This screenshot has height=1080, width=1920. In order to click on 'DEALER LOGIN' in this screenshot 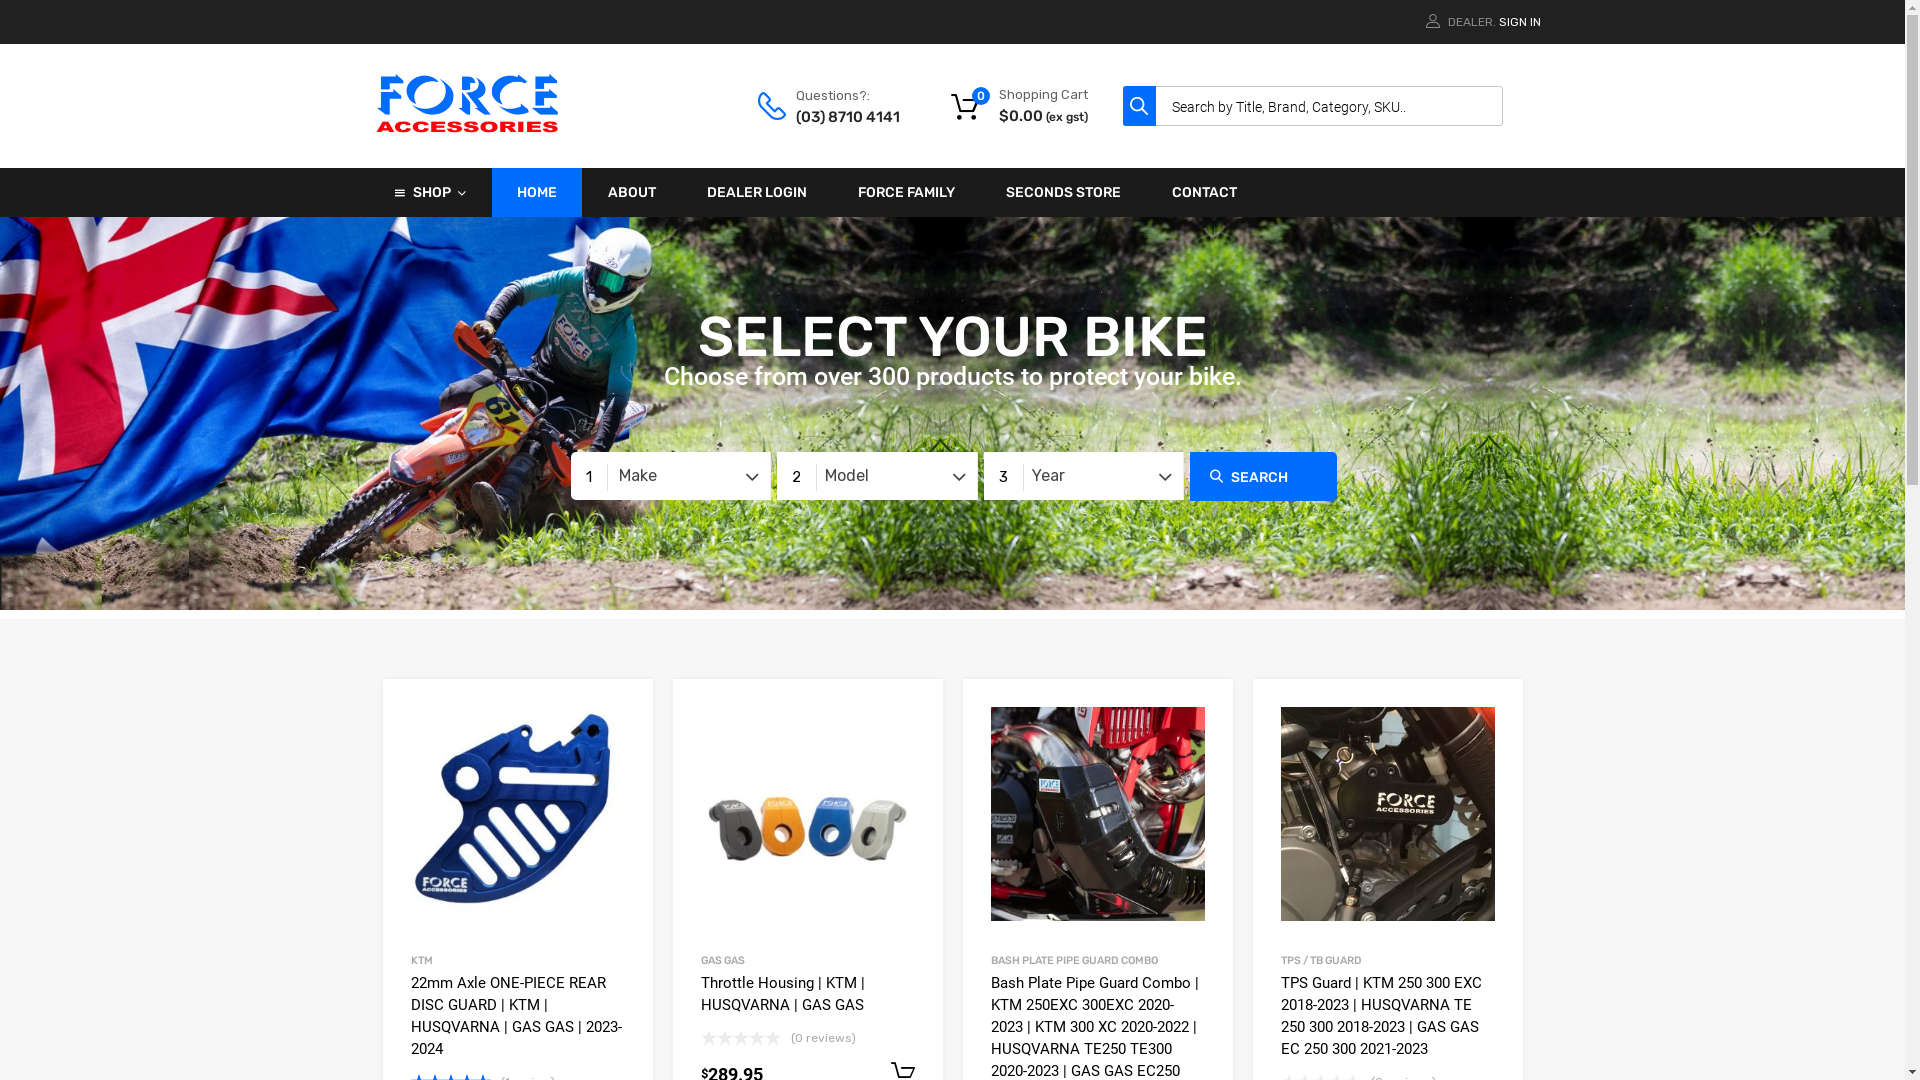, I will do `click(756, 192)`.